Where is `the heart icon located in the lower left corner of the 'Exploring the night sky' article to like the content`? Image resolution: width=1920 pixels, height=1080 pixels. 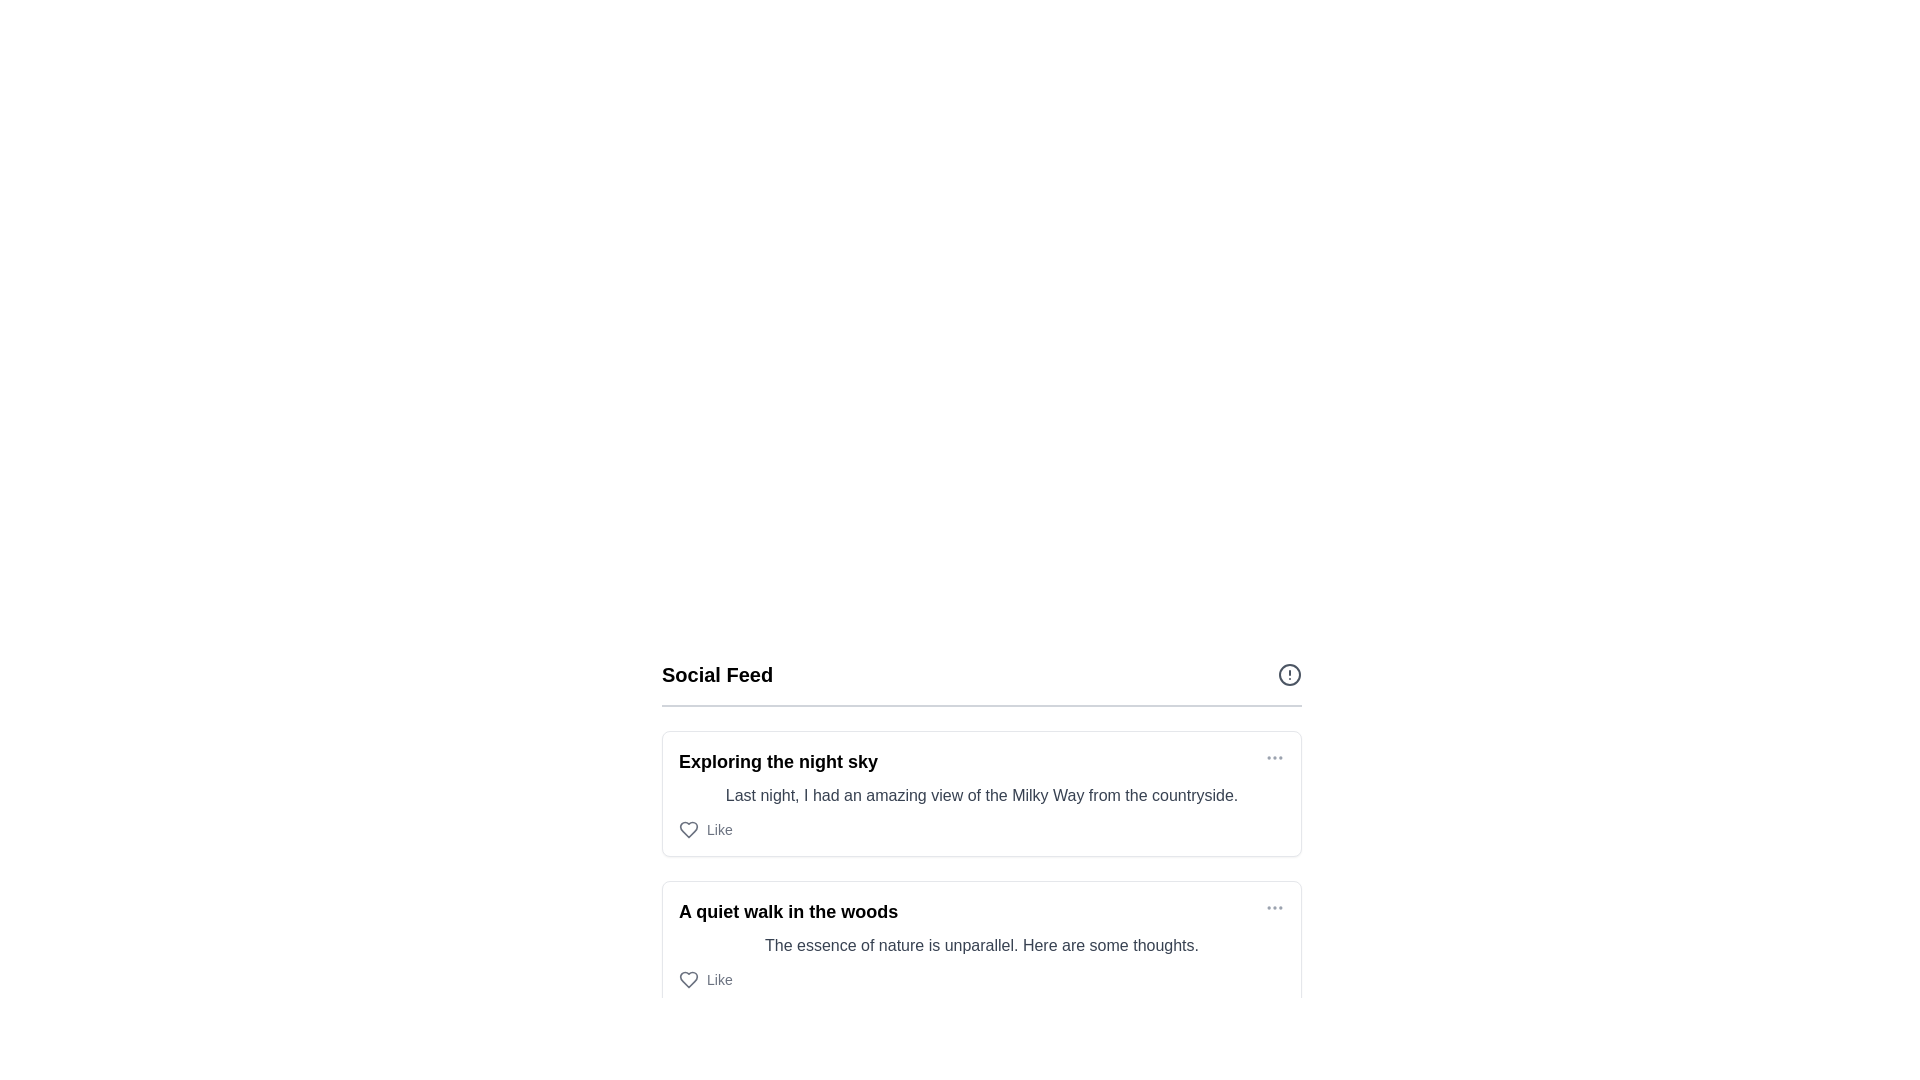 the heart icon located in the lower left corner of the 'Exploring the night sky' article to like the content is located at coordinates (689, 829).